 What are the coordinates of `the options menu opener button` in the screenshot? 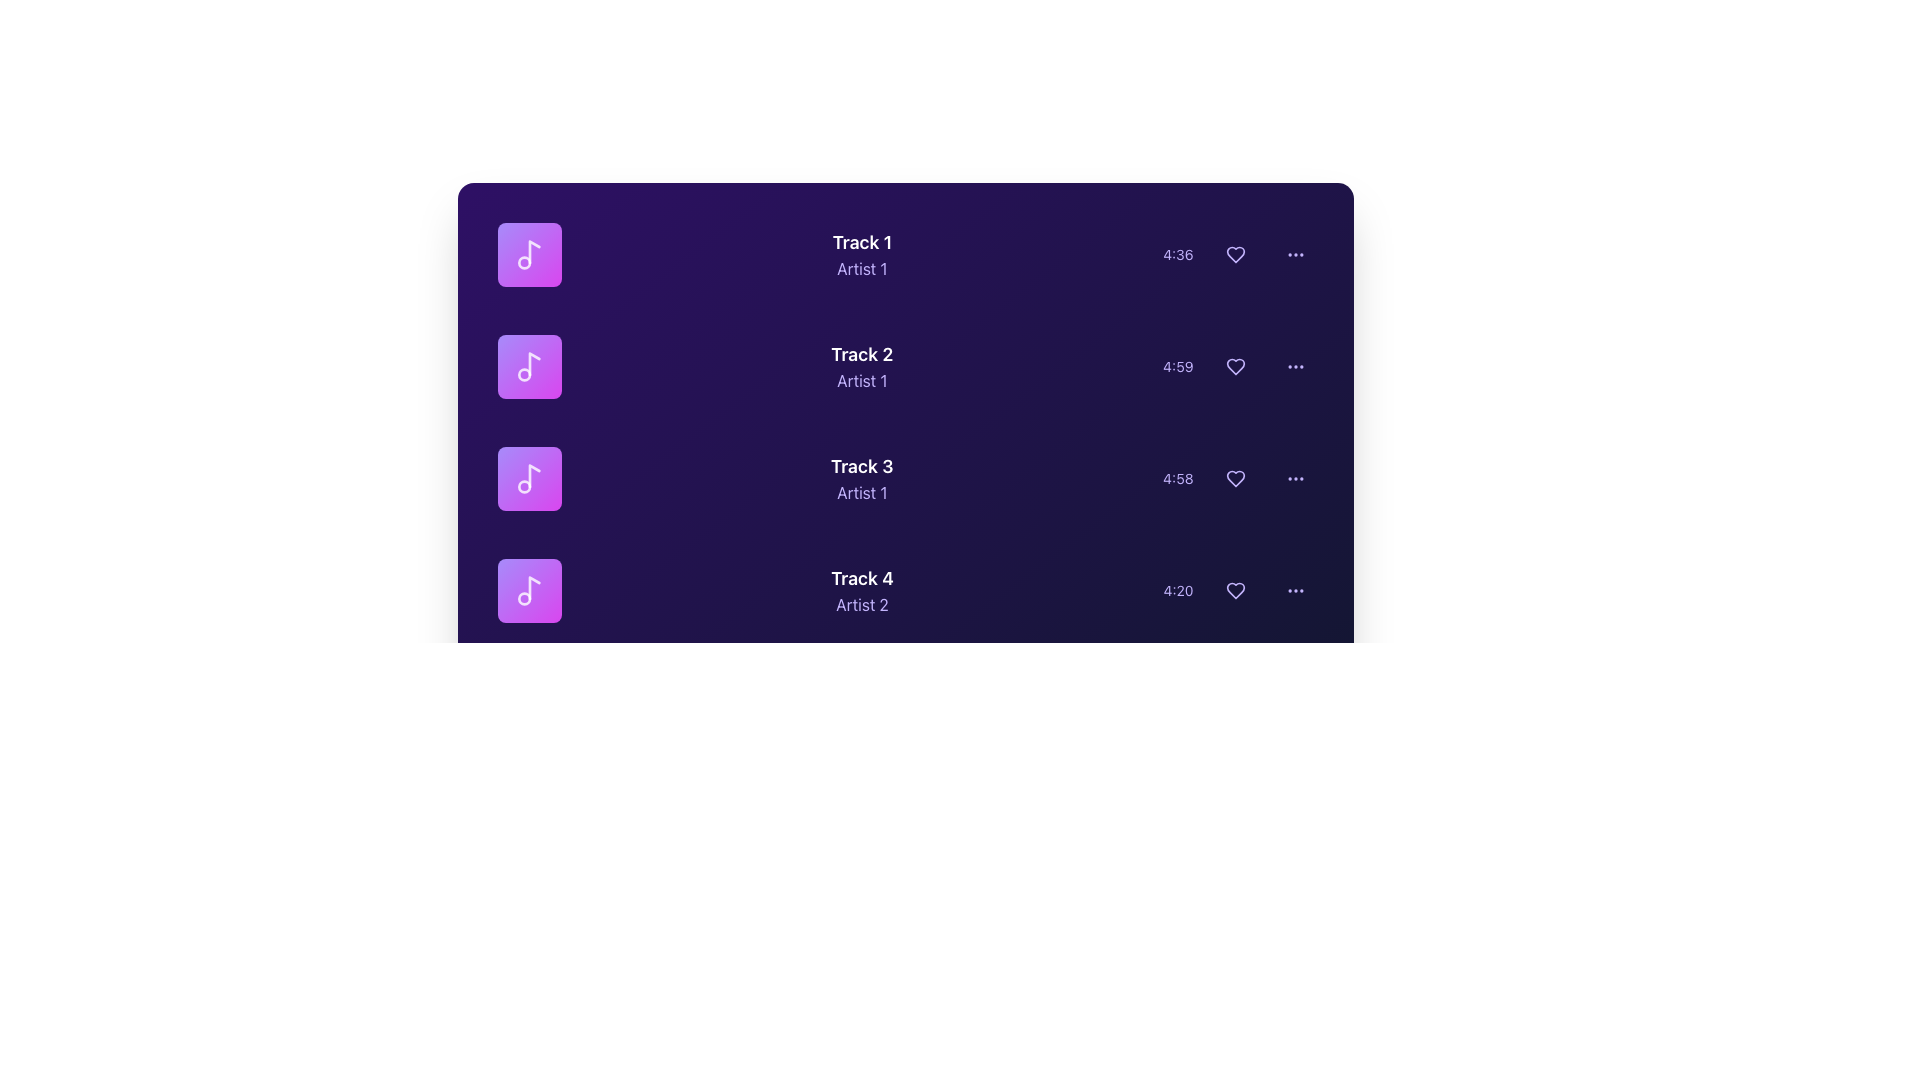 It's located at (1295, 366).